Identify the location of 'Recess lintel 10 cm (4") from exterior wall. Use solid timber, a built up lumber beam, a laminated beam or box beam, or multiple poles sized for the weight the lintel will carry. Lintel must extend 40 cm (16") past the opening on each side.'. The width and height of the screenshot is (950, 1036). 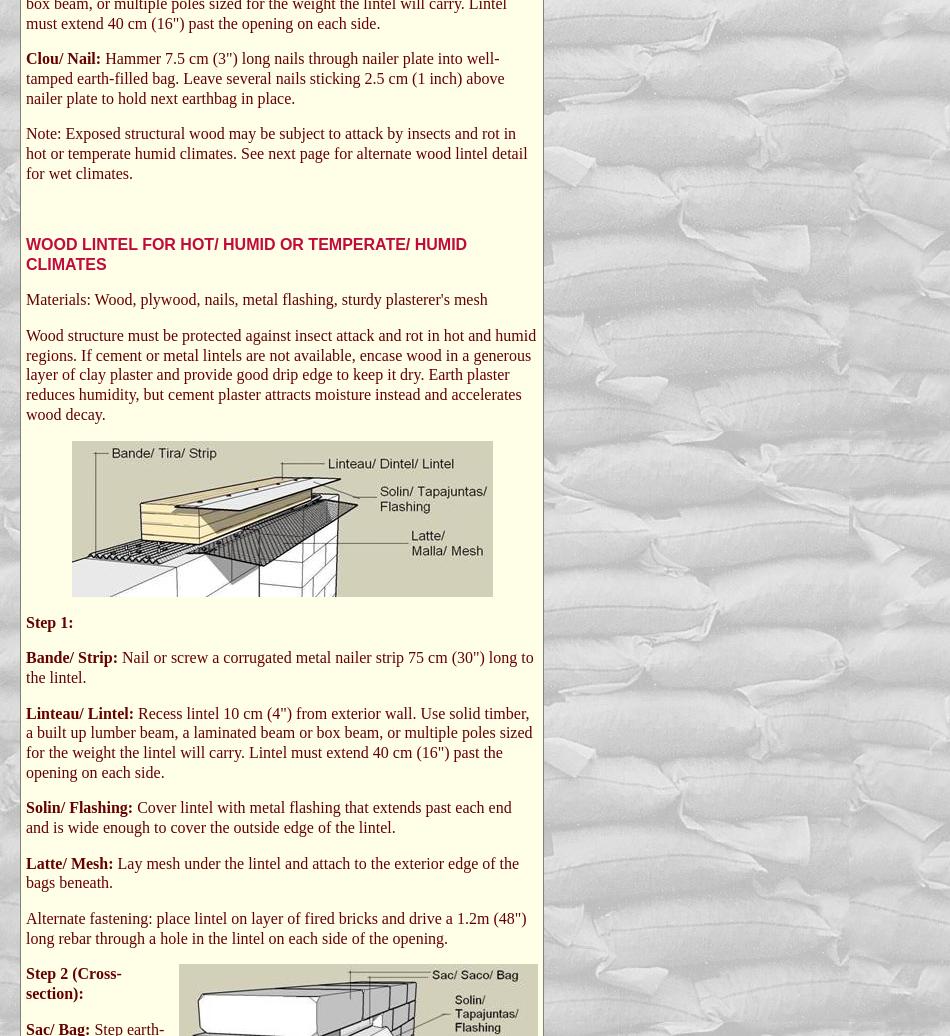
(26, 741).